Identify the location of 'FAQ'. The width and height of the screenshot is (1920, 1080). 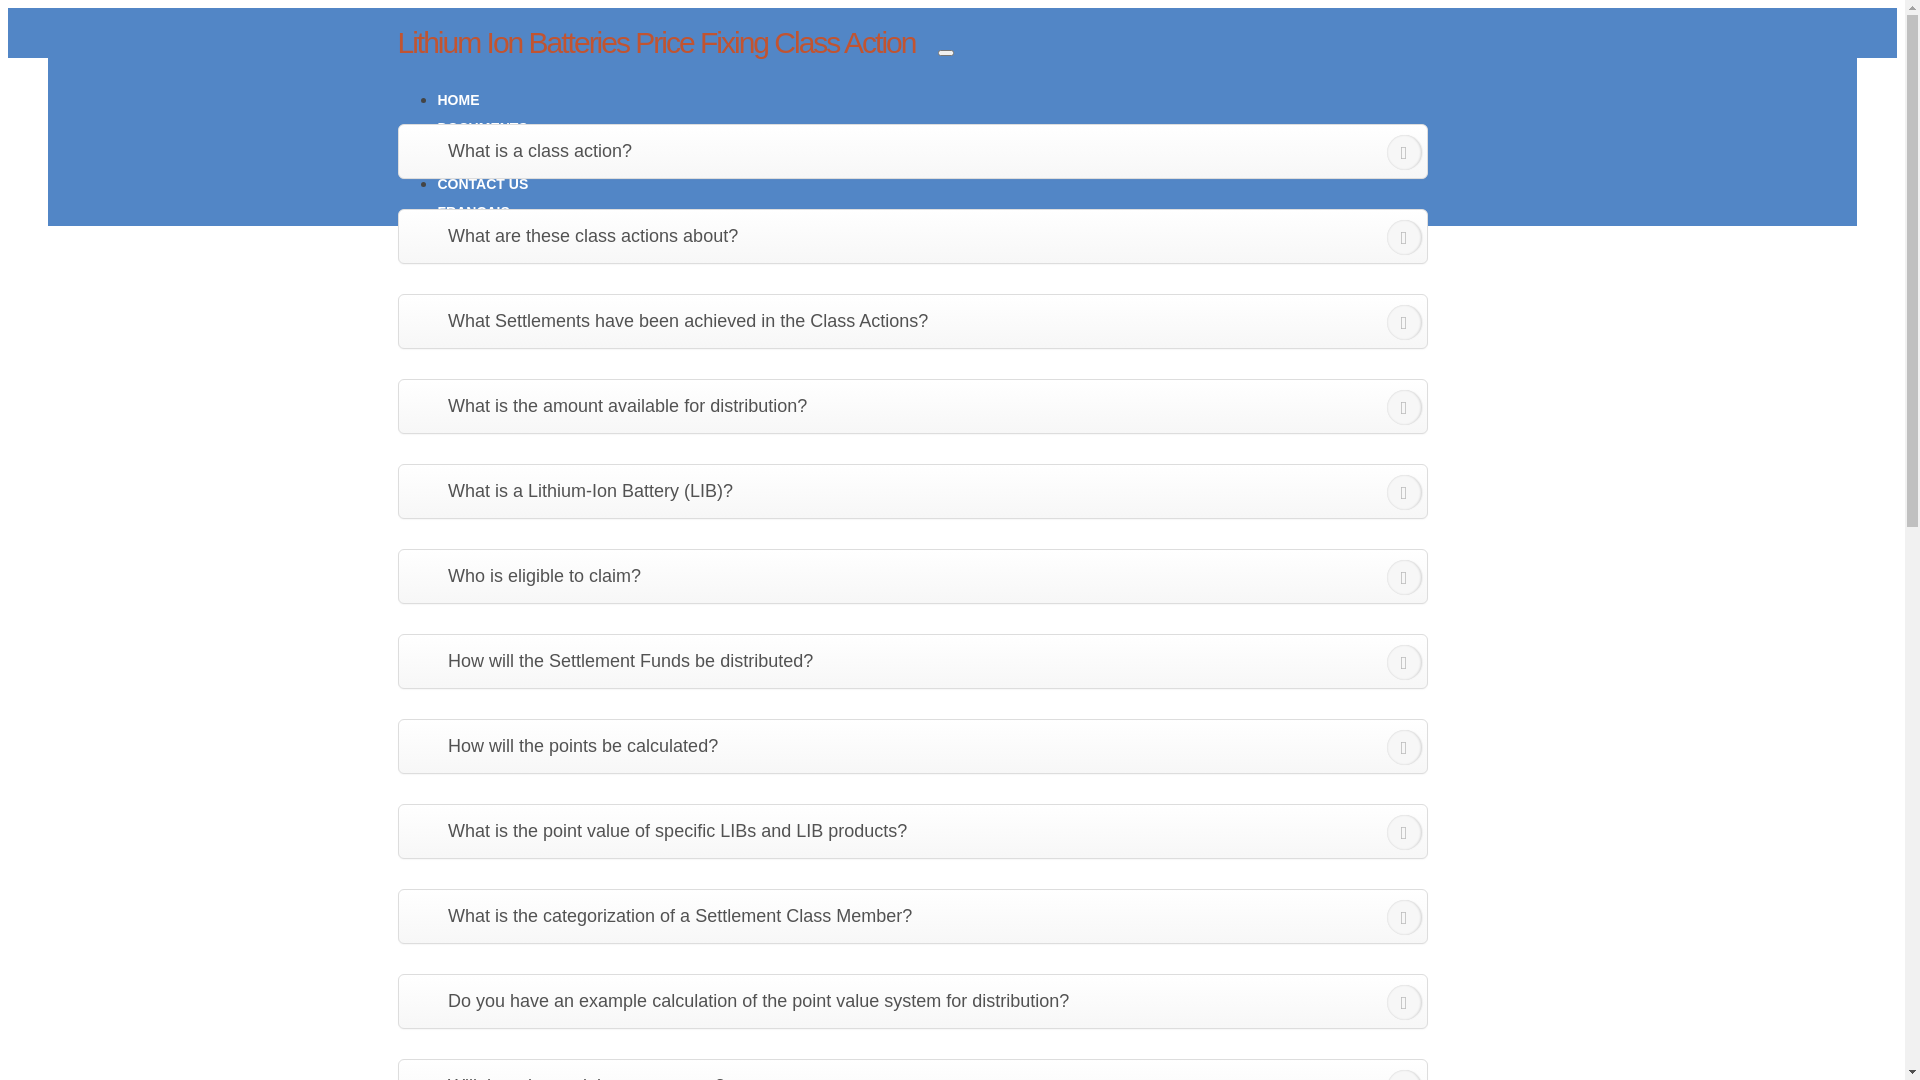
(451, 154).